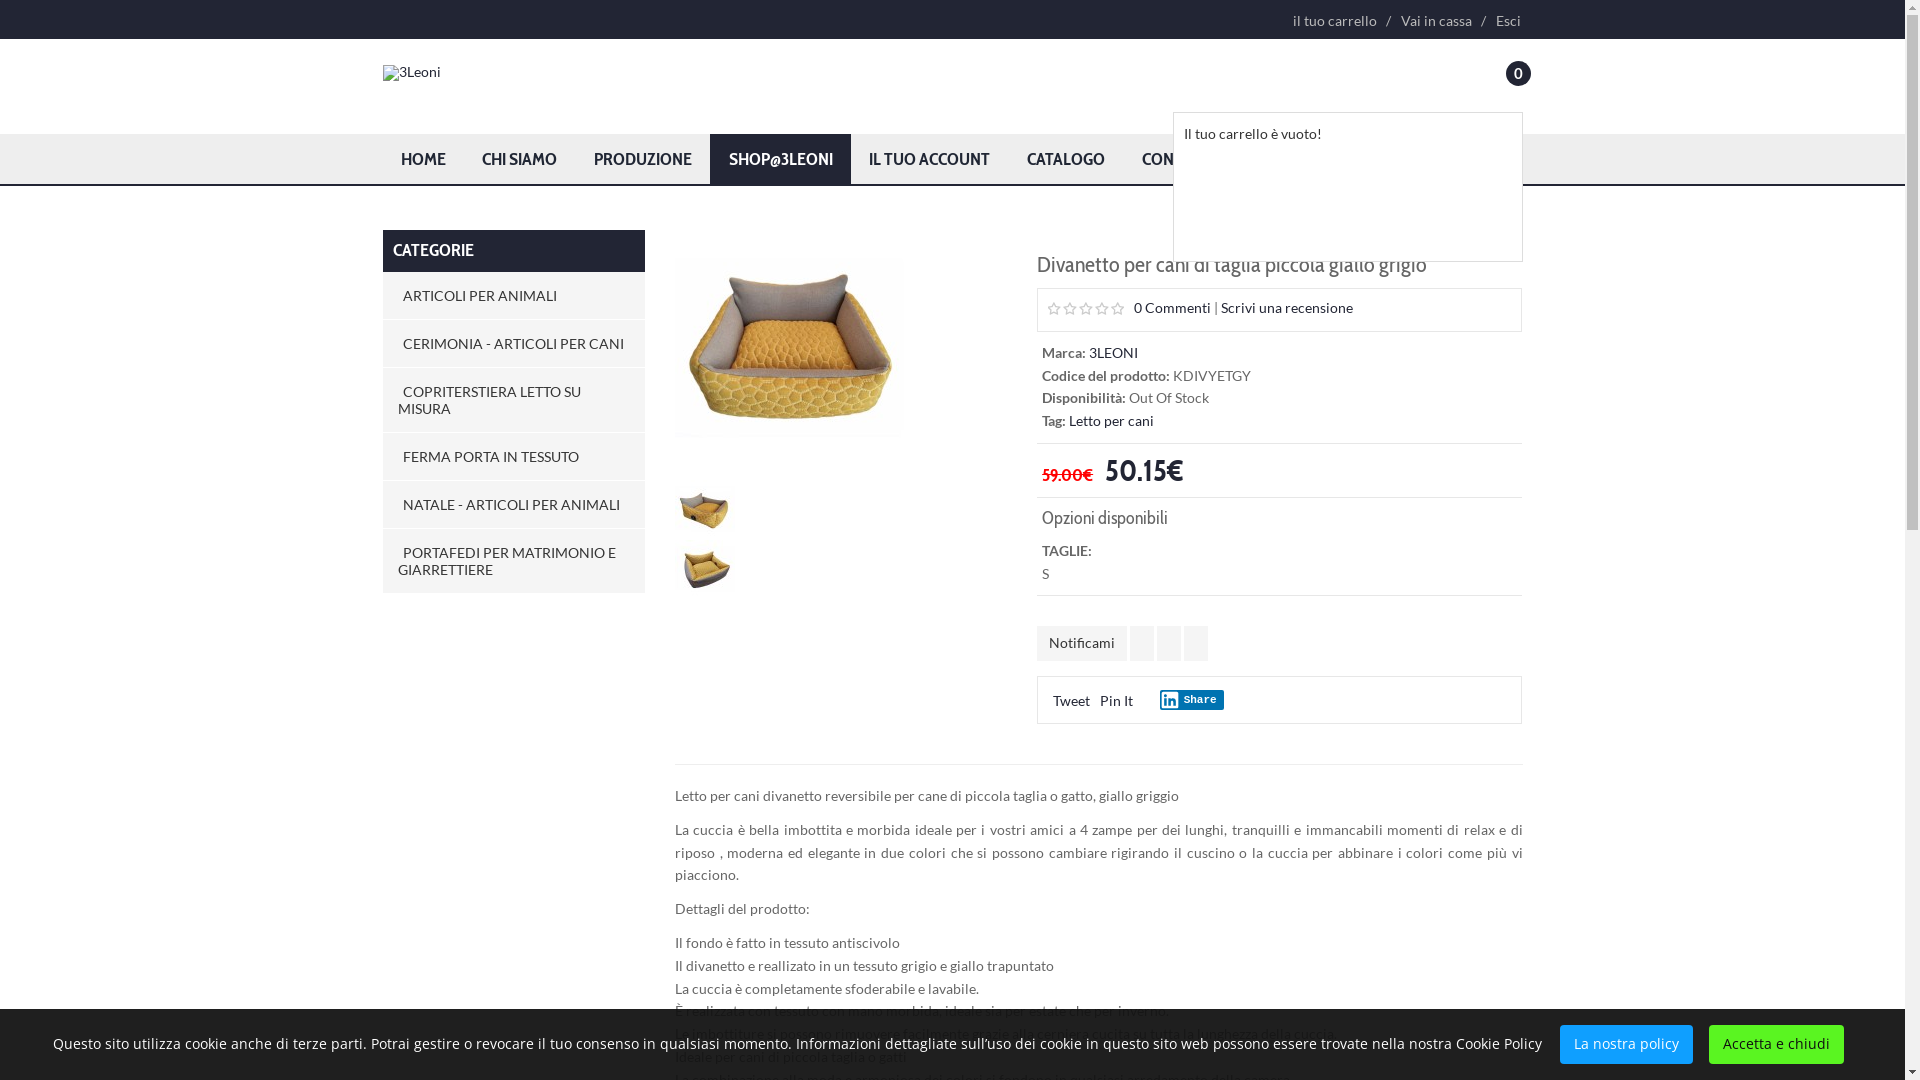 This screenshot has height=1080, width=1920. I want to click on 'Scrivi una recensione', so click(1286, 307).